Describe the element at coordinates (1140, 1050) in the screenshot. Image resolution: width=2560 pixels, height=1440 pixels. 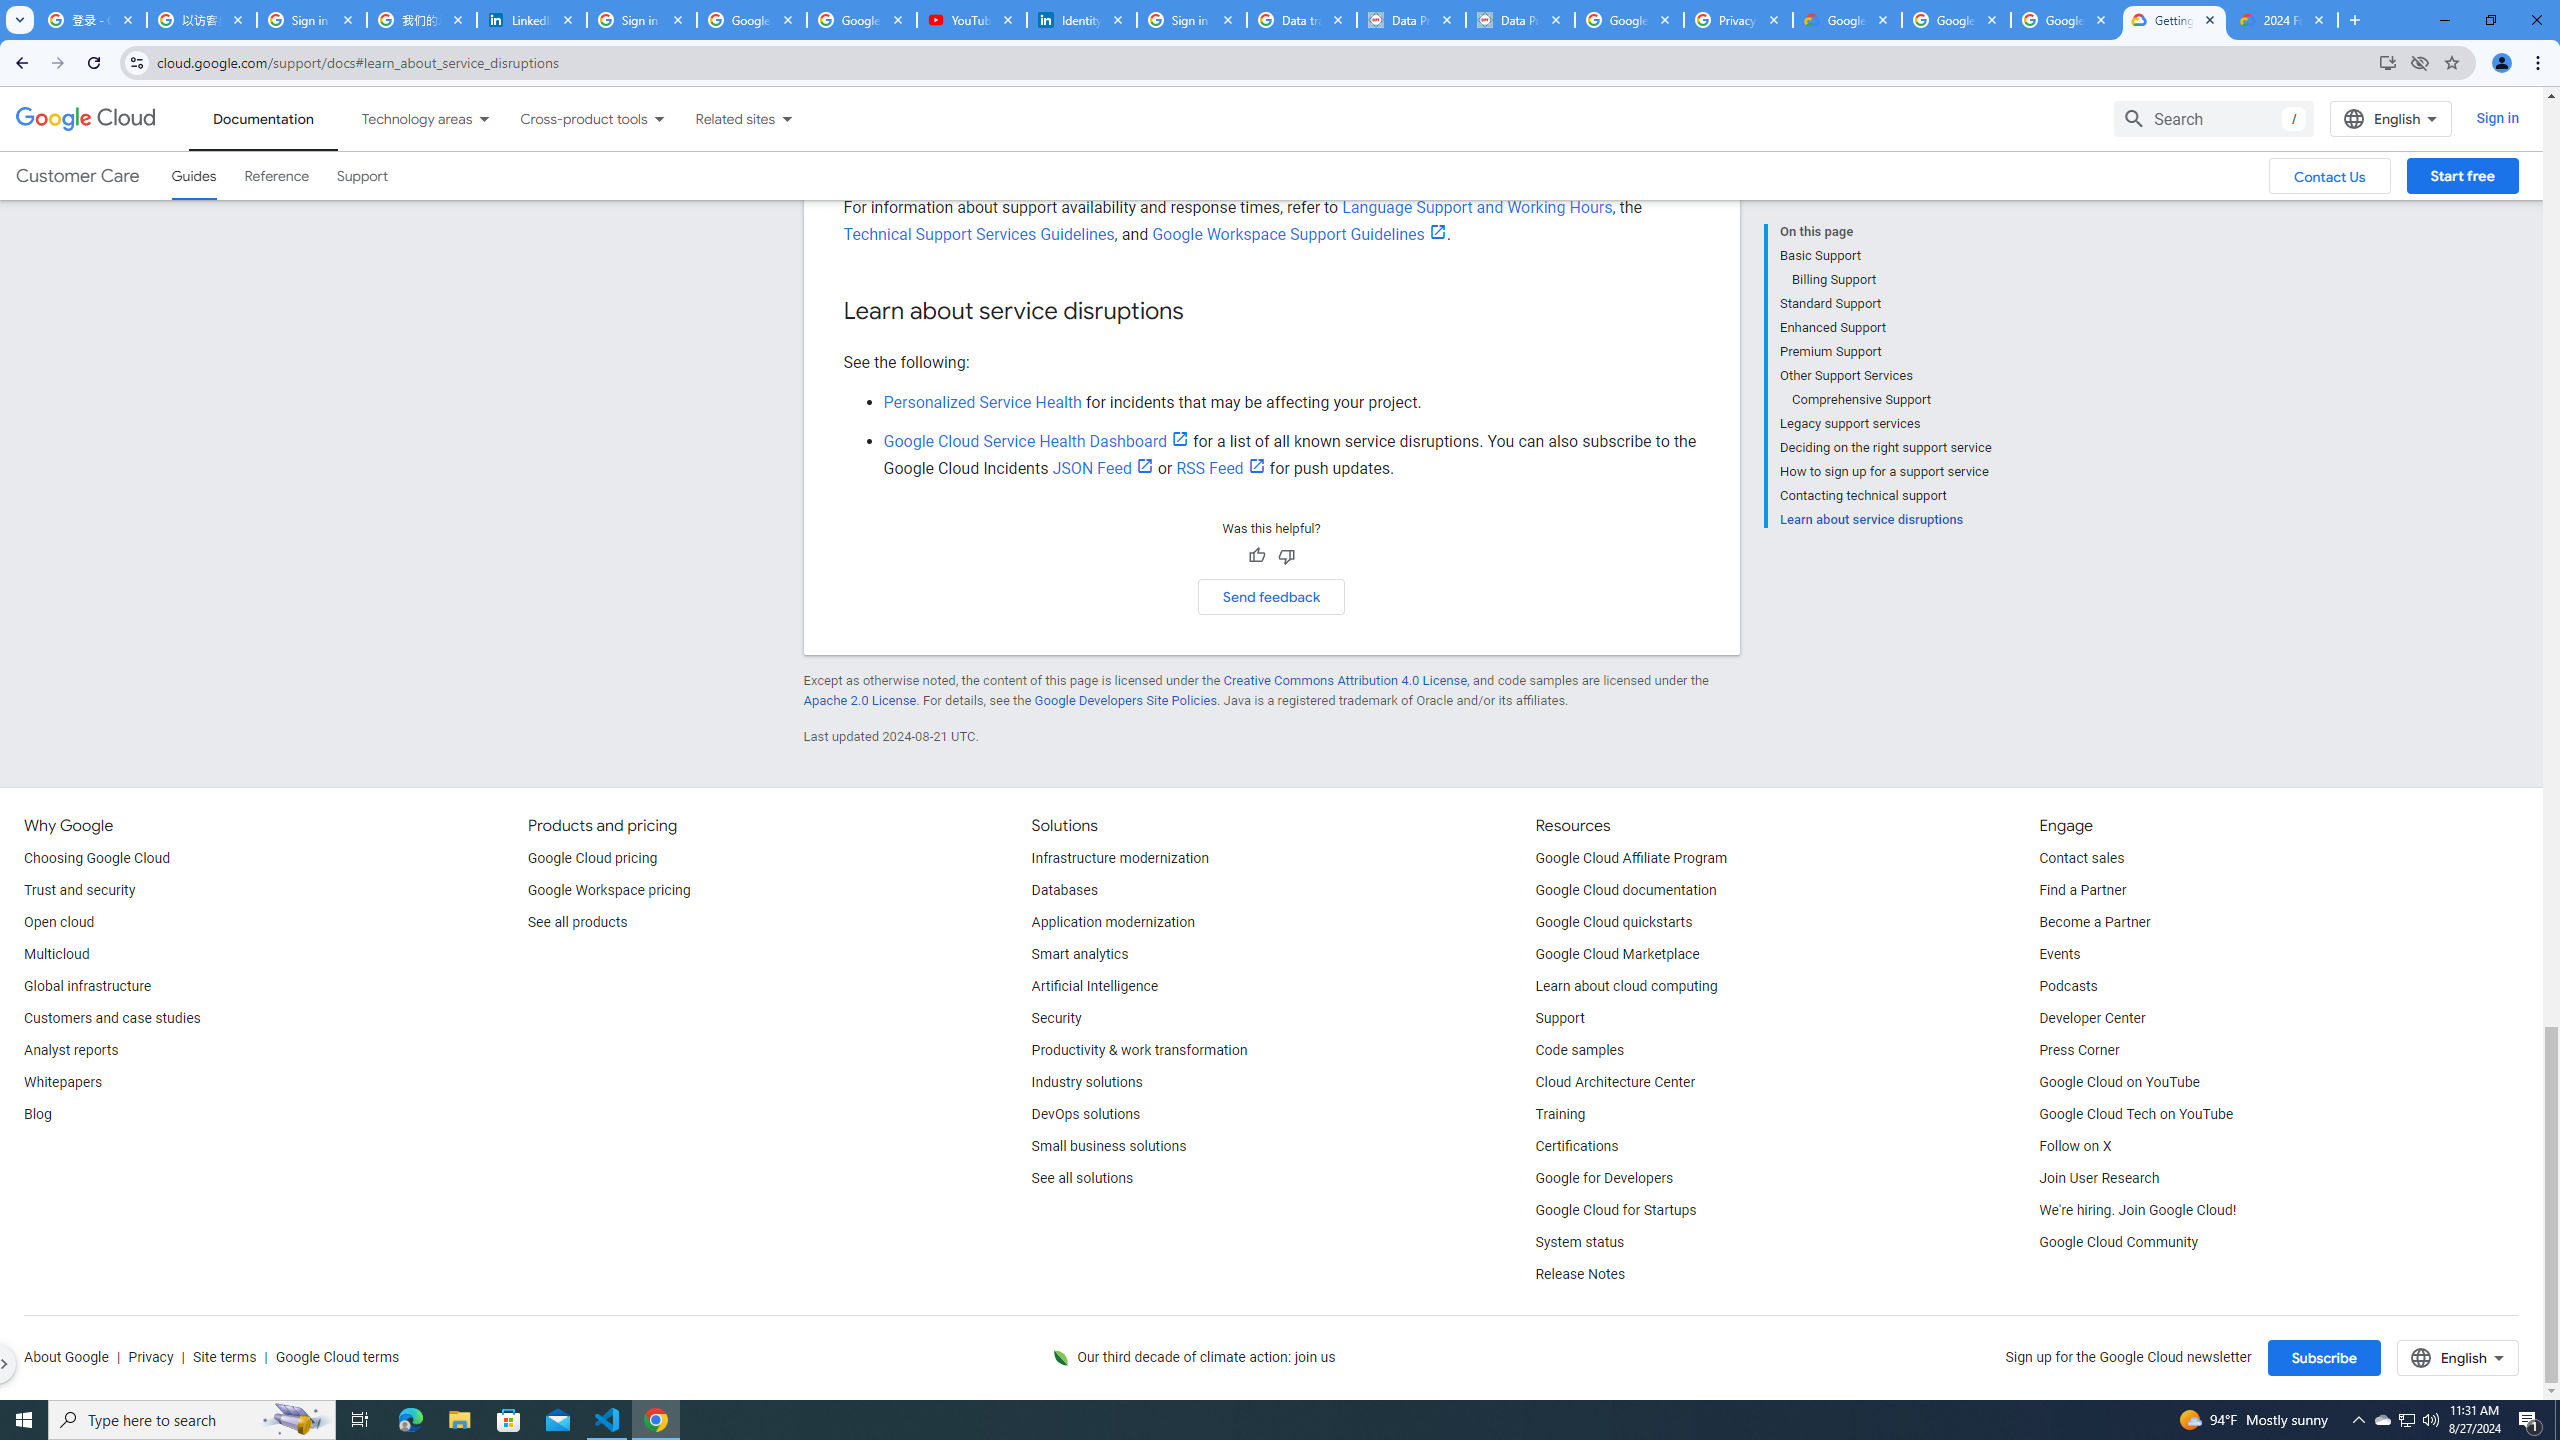
I see `'Productivity & work transformation'` at that location.